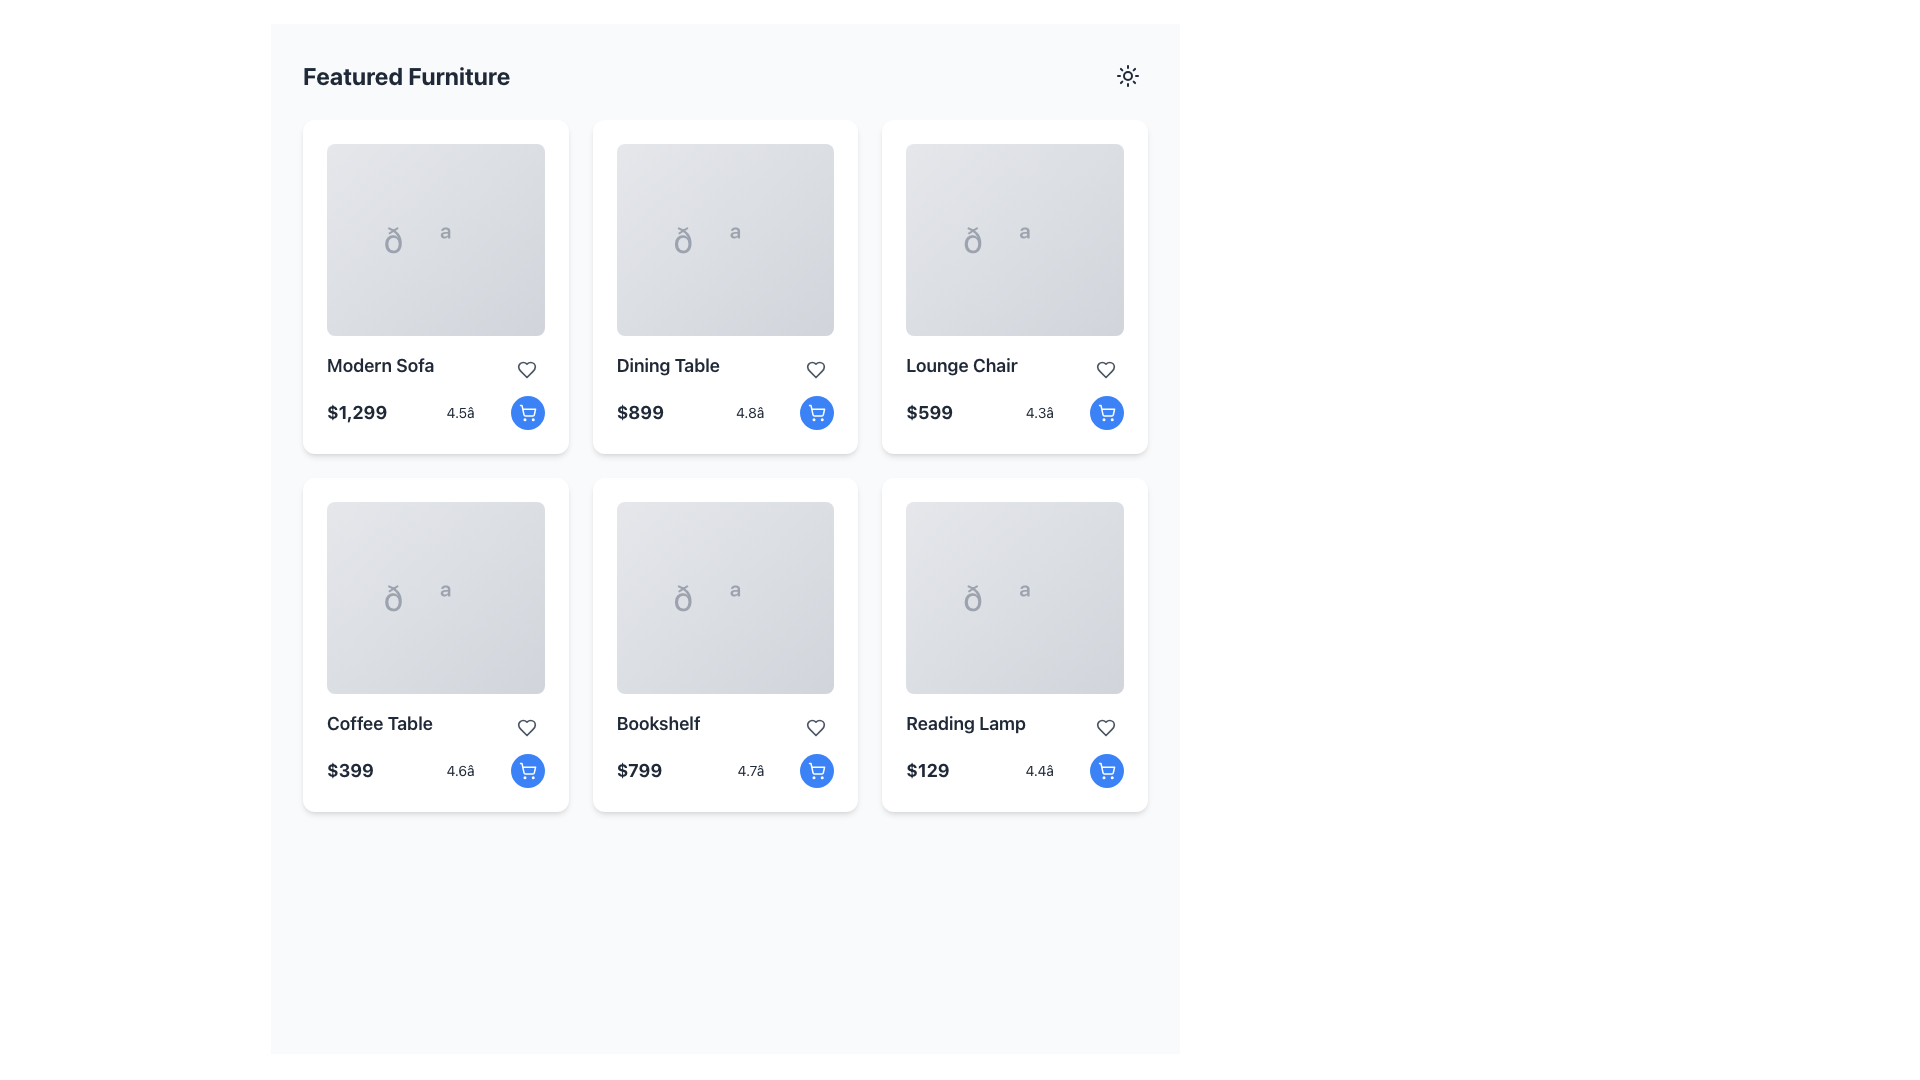 This screenshot has width=1920, height=1080. Describe the element at coordinates (638, 770) in the screenshot. I see `the Text label displaying '$799', which is prominently styled in a bold font at the bottom-left corner of the 'Bookshelf' card` at that location.